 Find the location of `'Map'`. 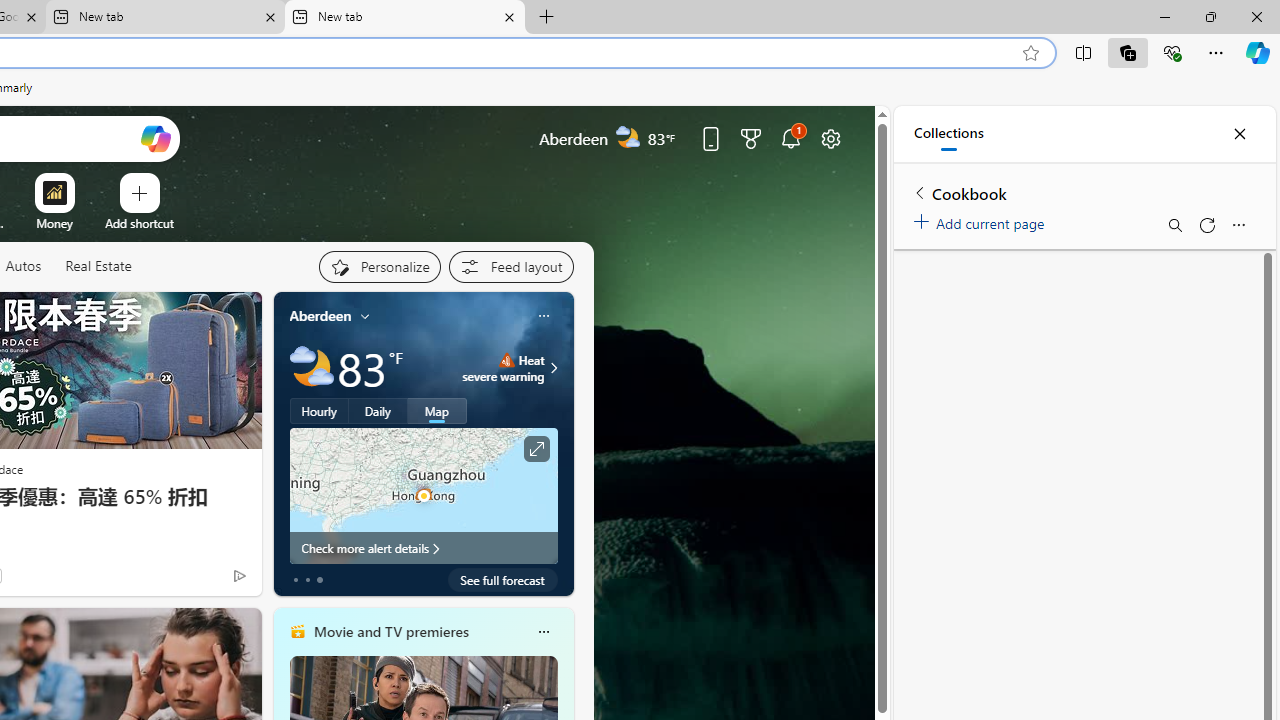

'Map' is located at coordinates (436, 410).